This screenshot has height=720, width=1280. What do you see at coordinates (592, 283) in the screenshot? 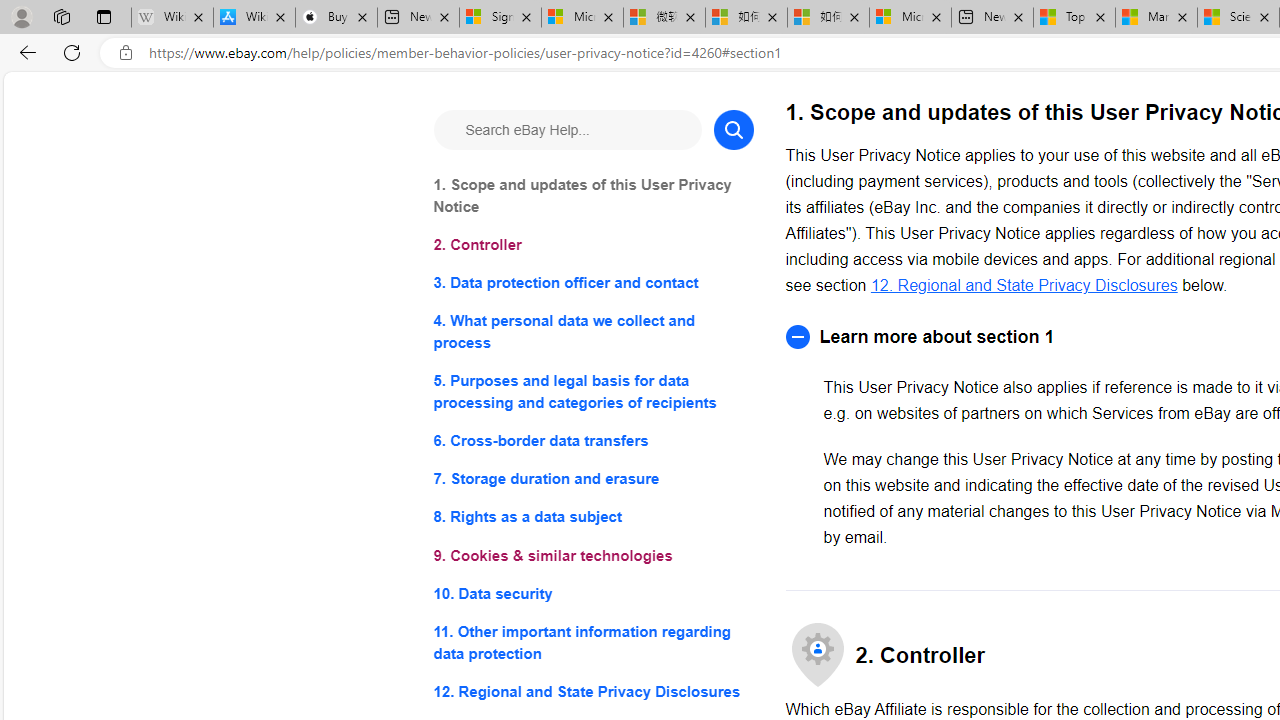
I see `'3. Data protection officer and contact'` at bounding box center [592, 283].